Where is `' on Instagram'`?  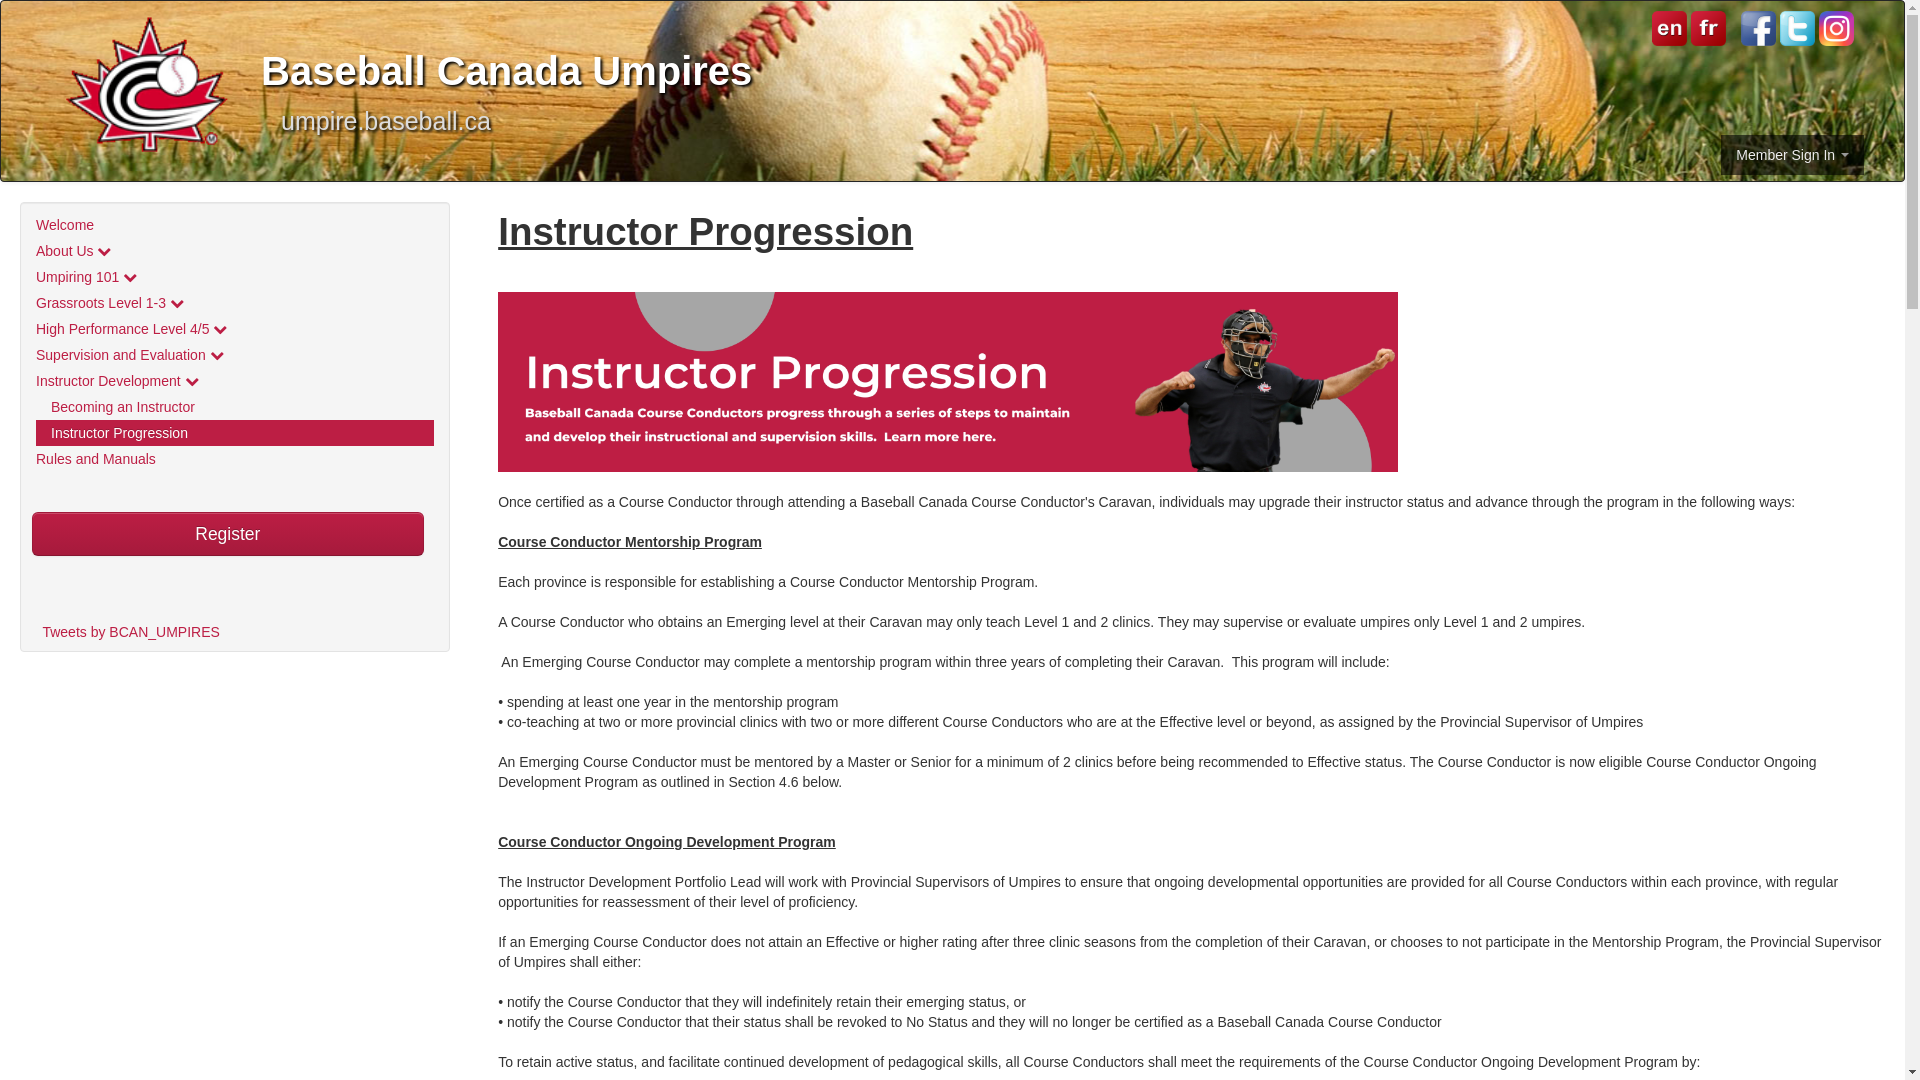
' on Instagram' is located at coordinates (1819, 28).